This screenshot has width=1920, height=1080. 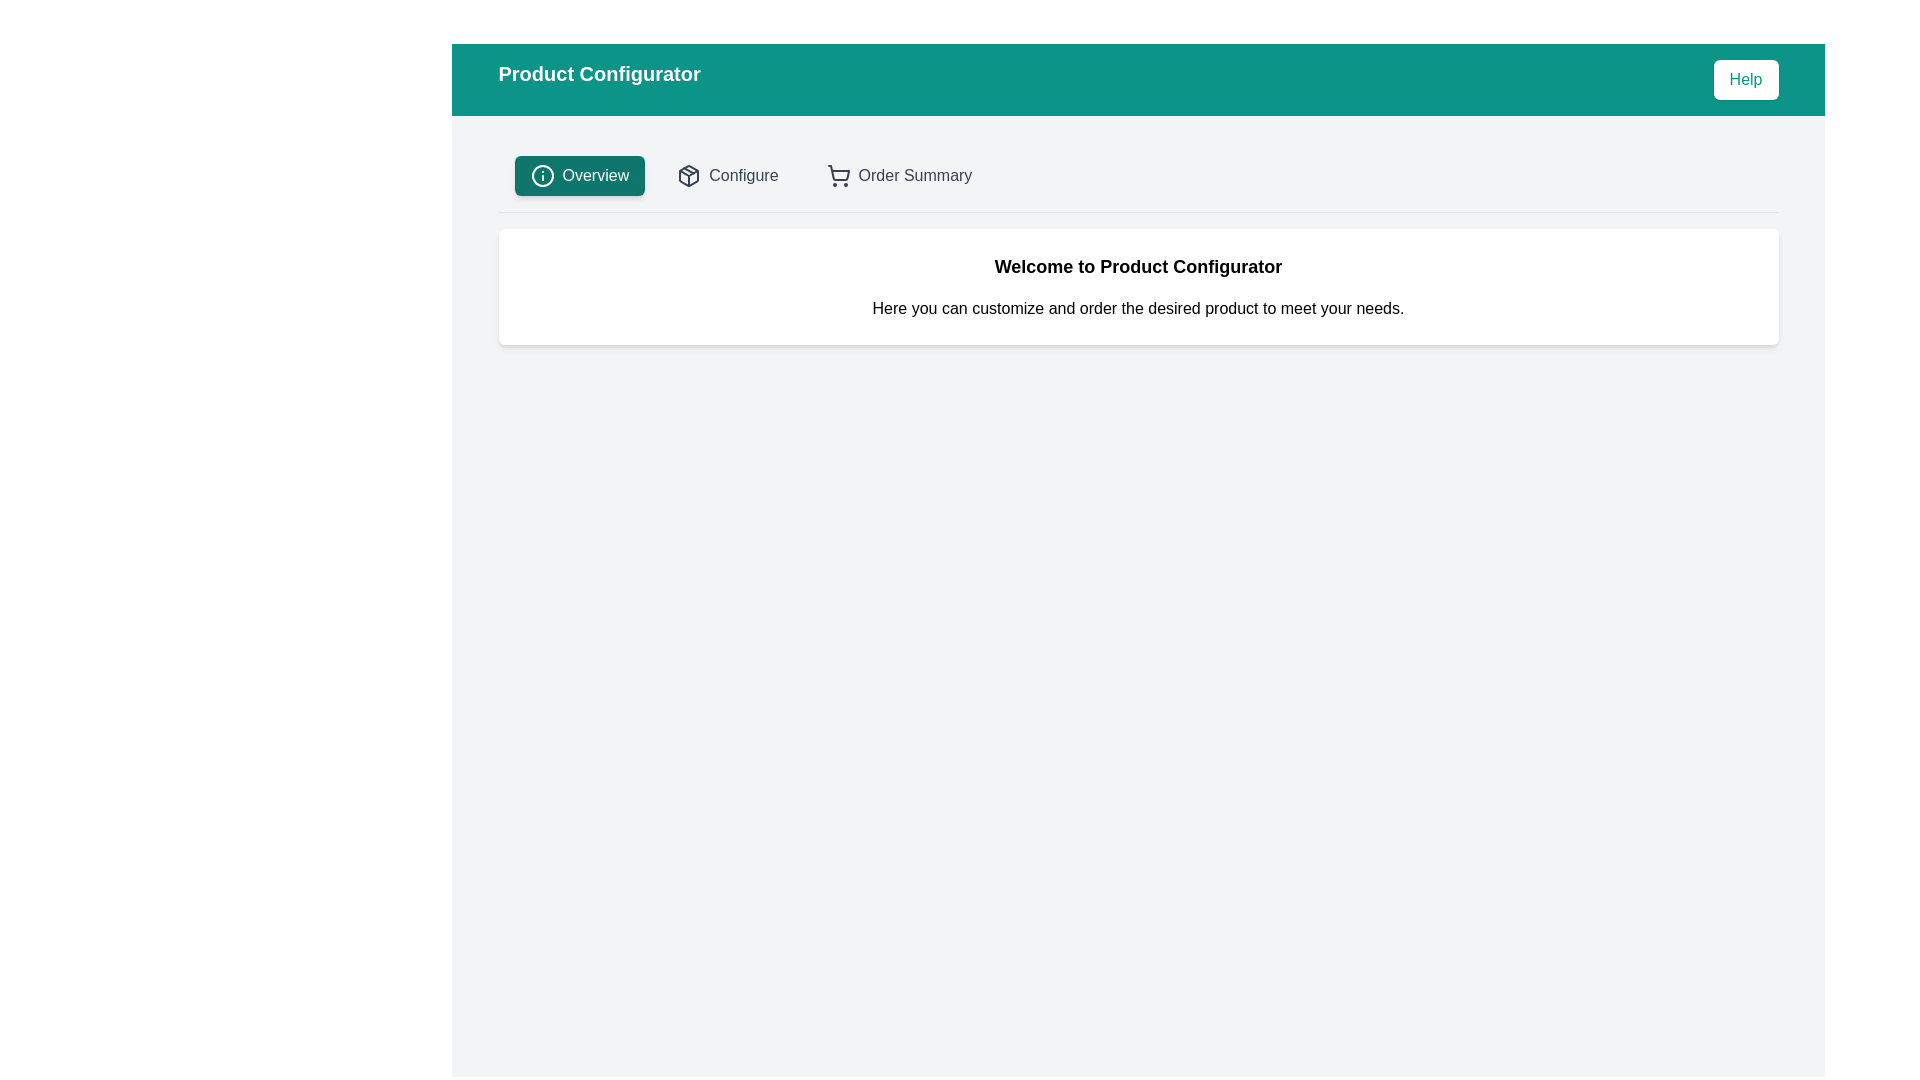 What do you see at coordinates (838, 175) in the screenshot?
I see `the shopping cart icon in the navigation bar, which is part of the 'Order Summary' button and is located to the left of its text label` at bounding box center [838, 175].